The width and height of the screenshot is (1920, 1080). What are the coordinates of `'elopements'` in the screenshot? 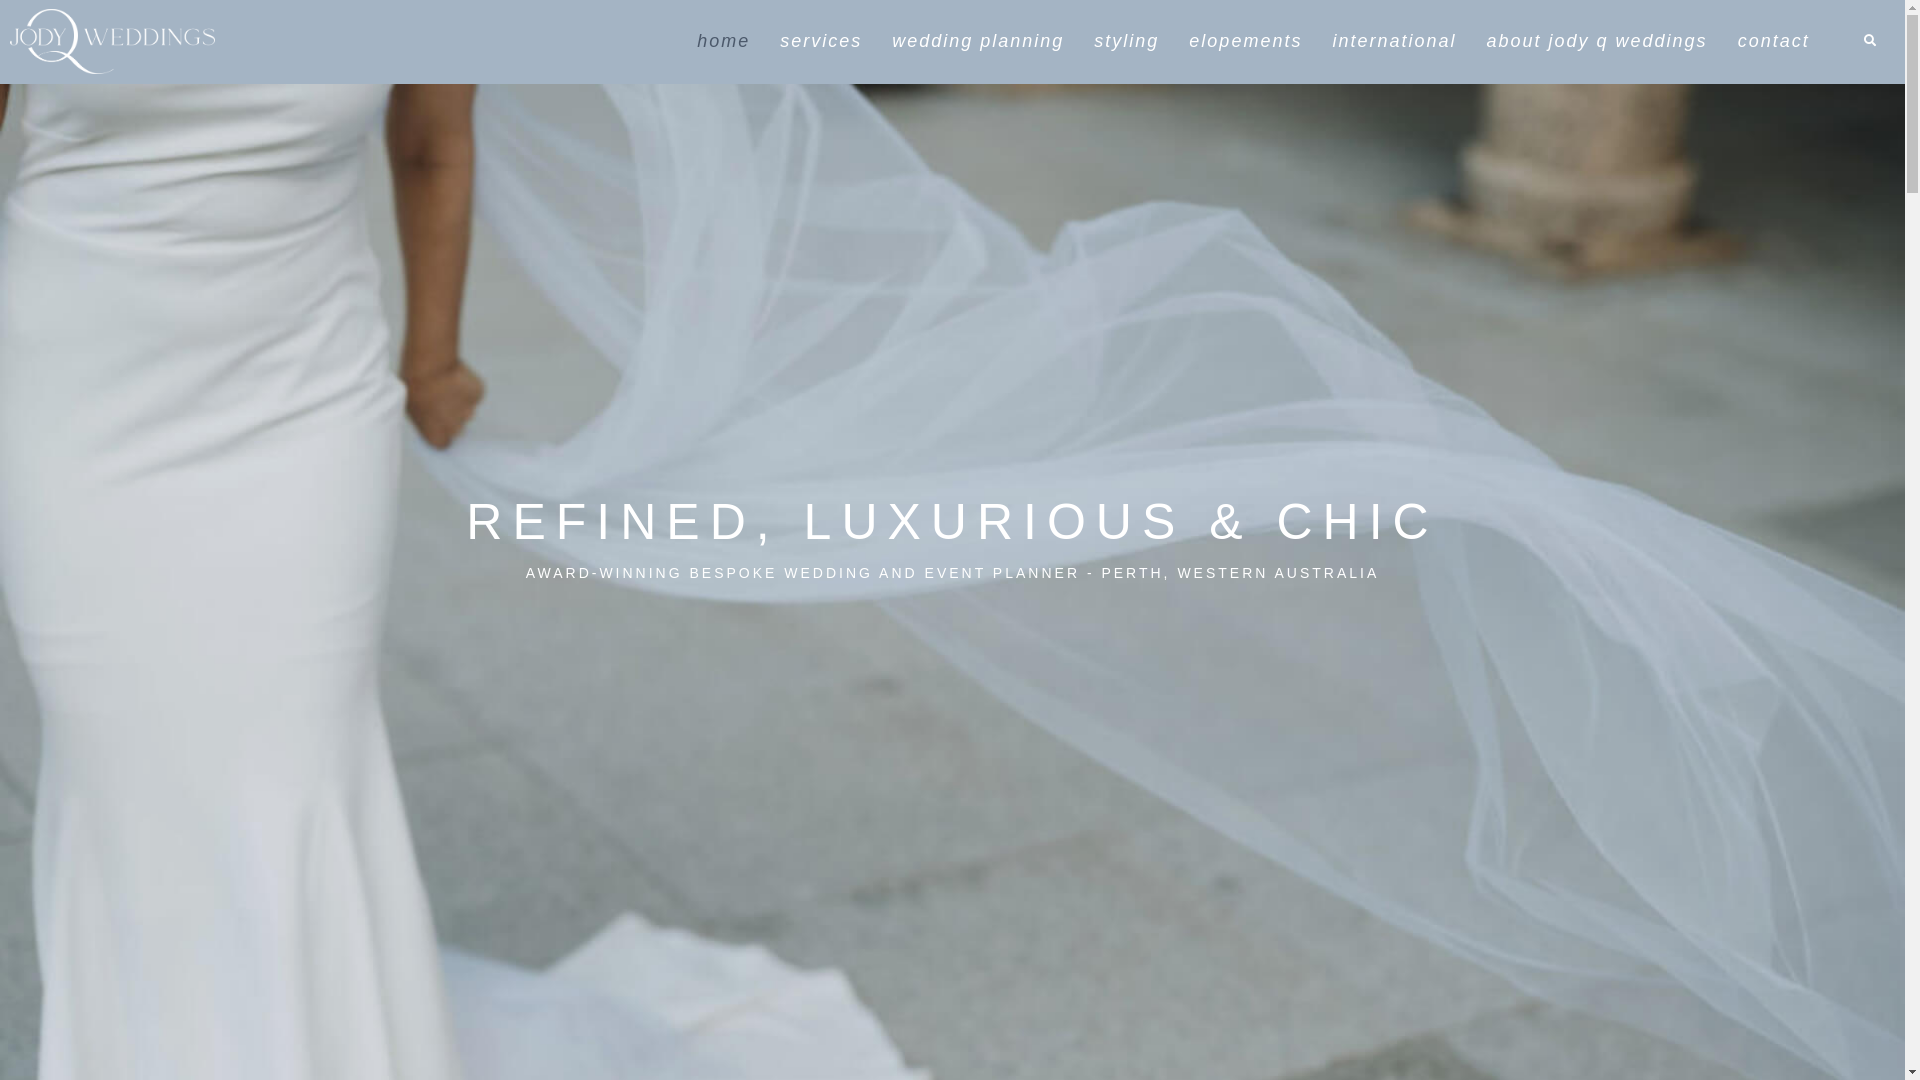 It's located at (1244, 41).